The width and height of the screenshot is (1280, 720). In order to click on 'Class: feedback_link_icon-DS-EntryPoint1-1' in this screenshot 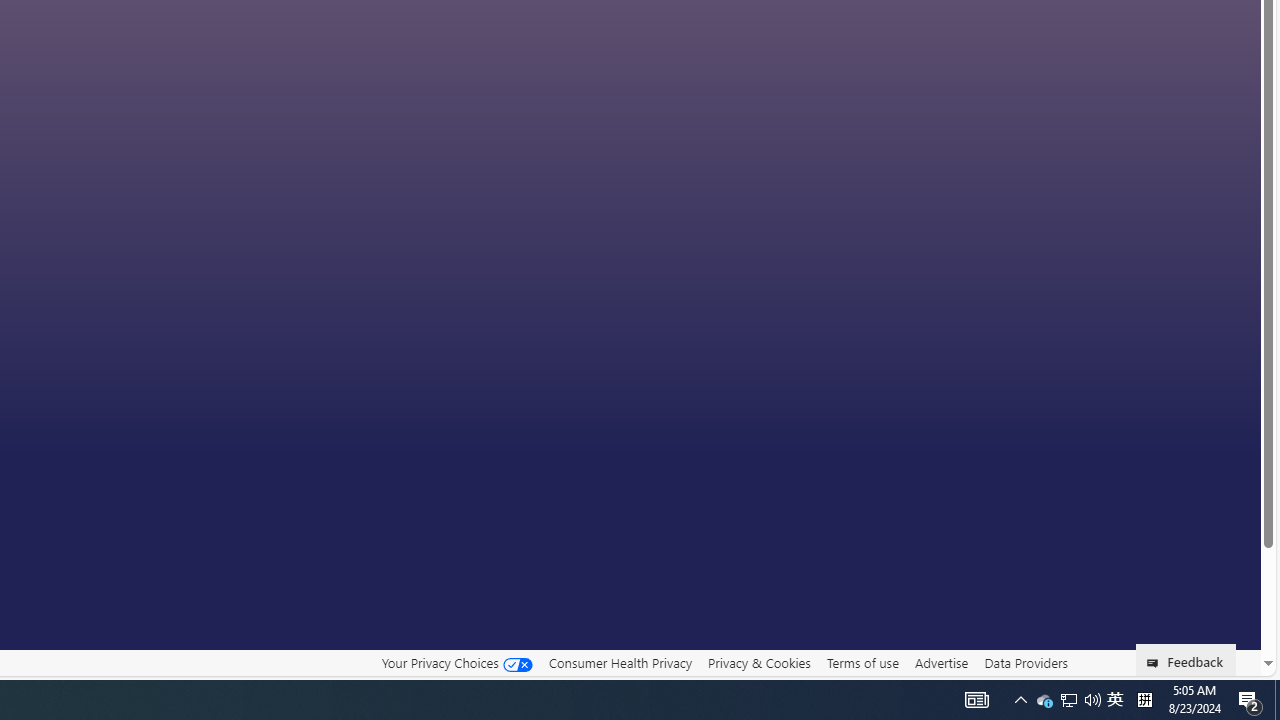, I will do `click(1156, 663)`.